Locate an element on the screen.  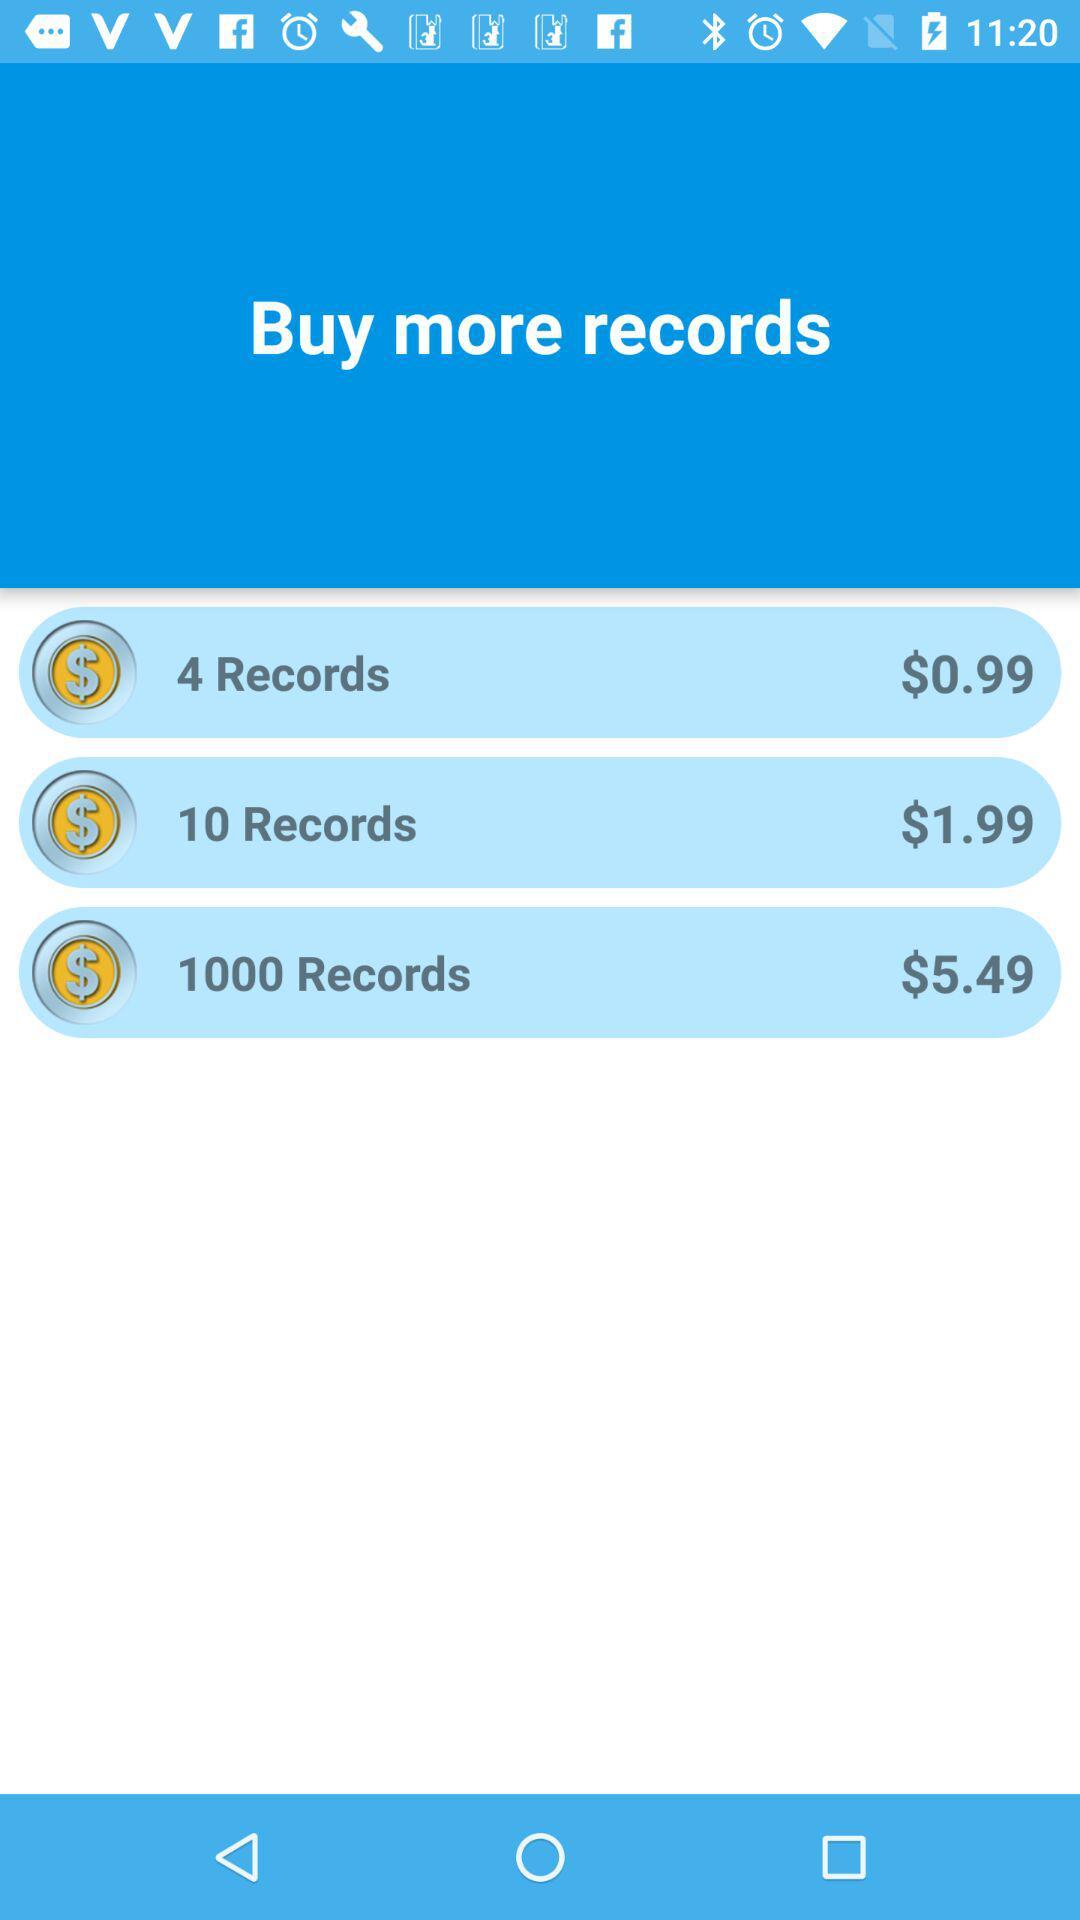
the $5.49 icon is located at coordinates (966, 972).